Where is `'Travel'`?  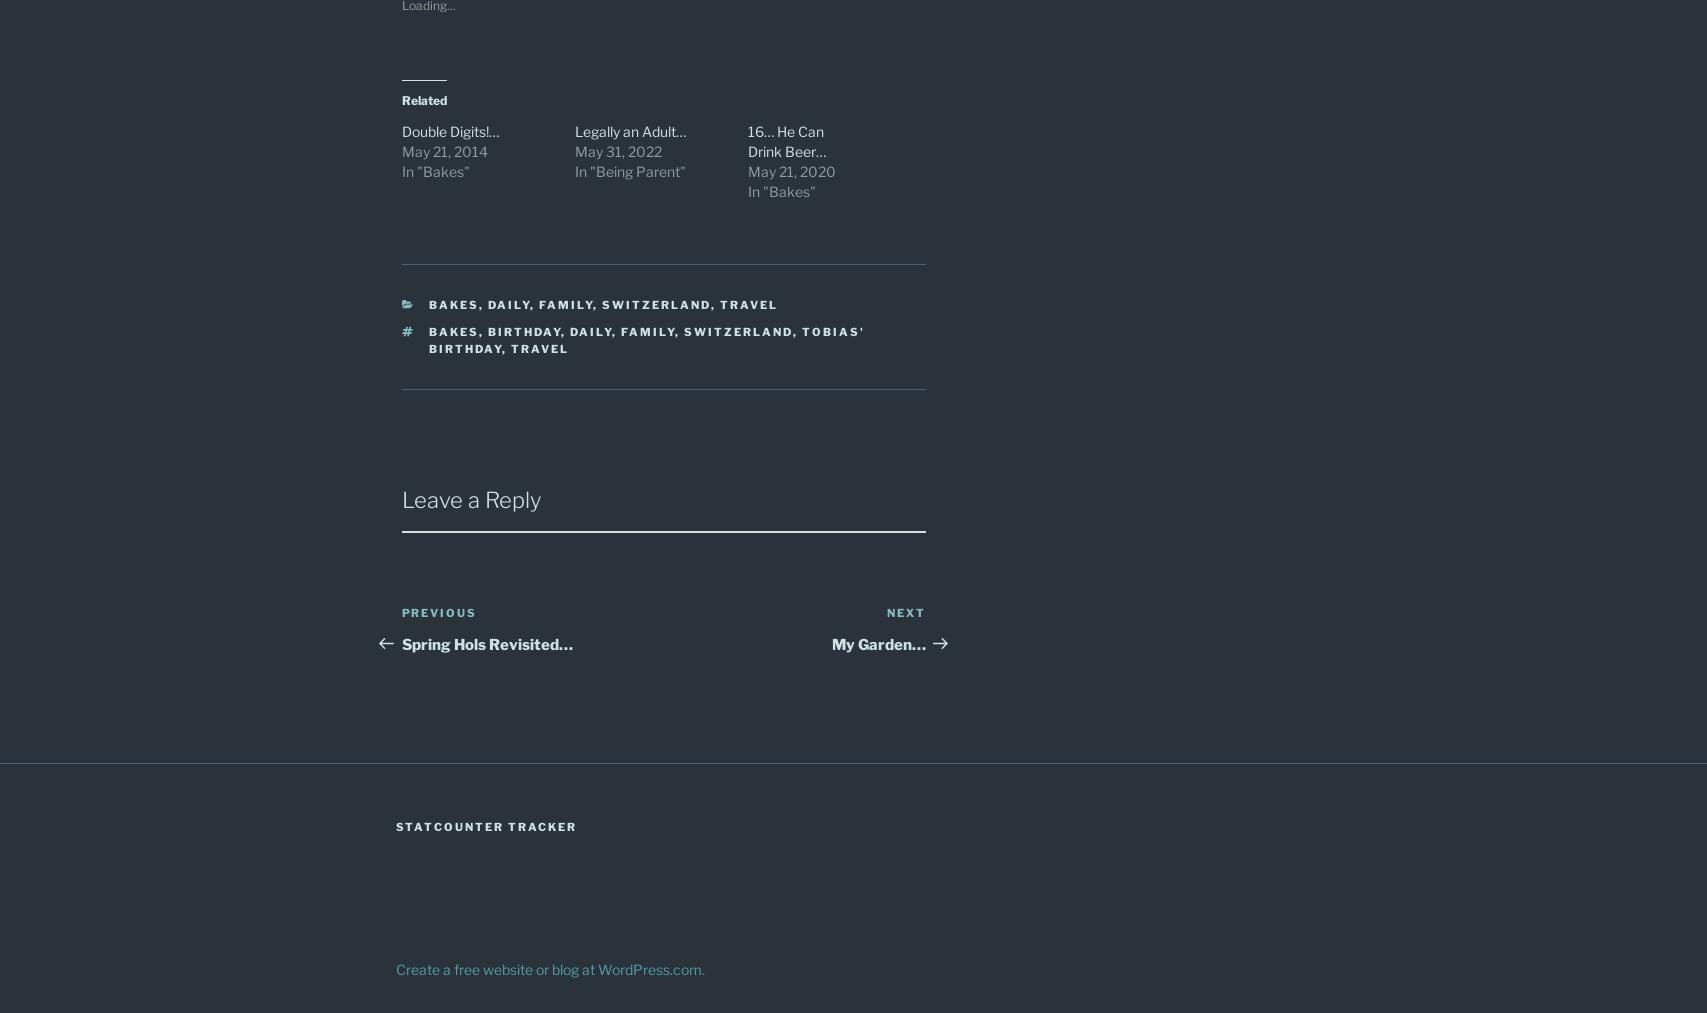
'Travel' is located at coordinates (720, 303).